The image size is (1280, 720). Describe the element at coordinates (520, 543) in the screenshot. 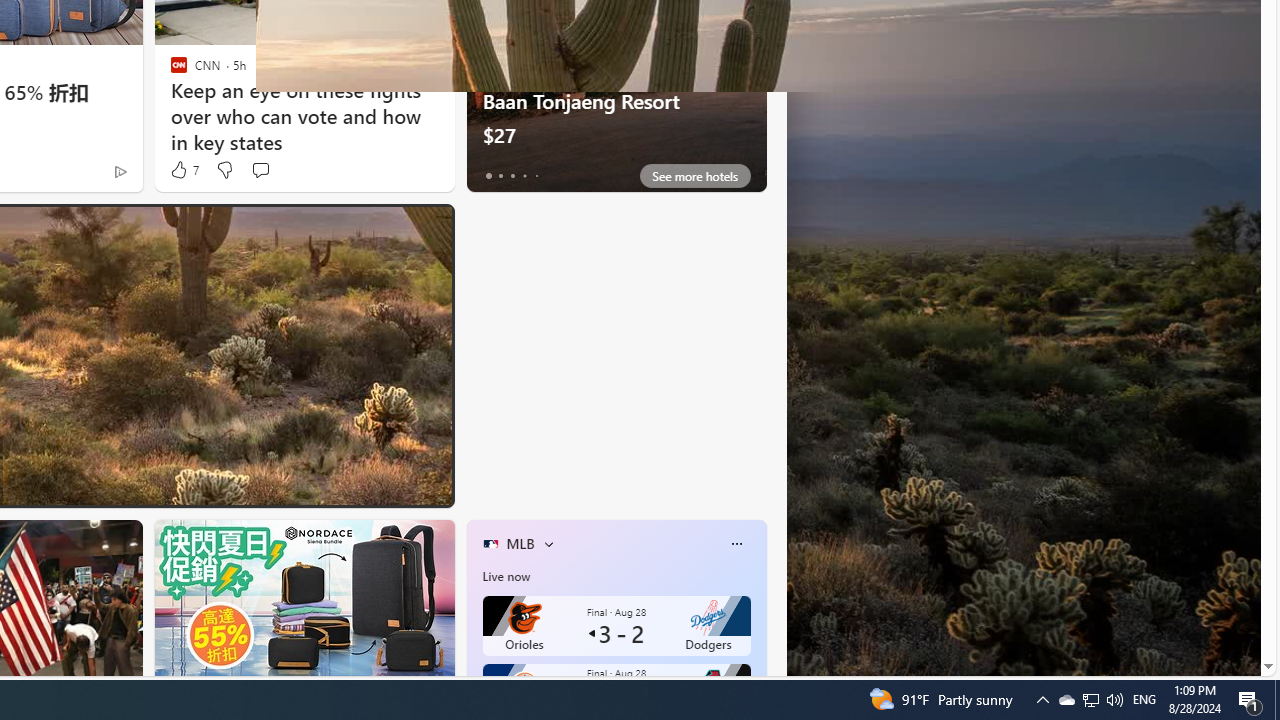

I see `'MLB'` at that location.